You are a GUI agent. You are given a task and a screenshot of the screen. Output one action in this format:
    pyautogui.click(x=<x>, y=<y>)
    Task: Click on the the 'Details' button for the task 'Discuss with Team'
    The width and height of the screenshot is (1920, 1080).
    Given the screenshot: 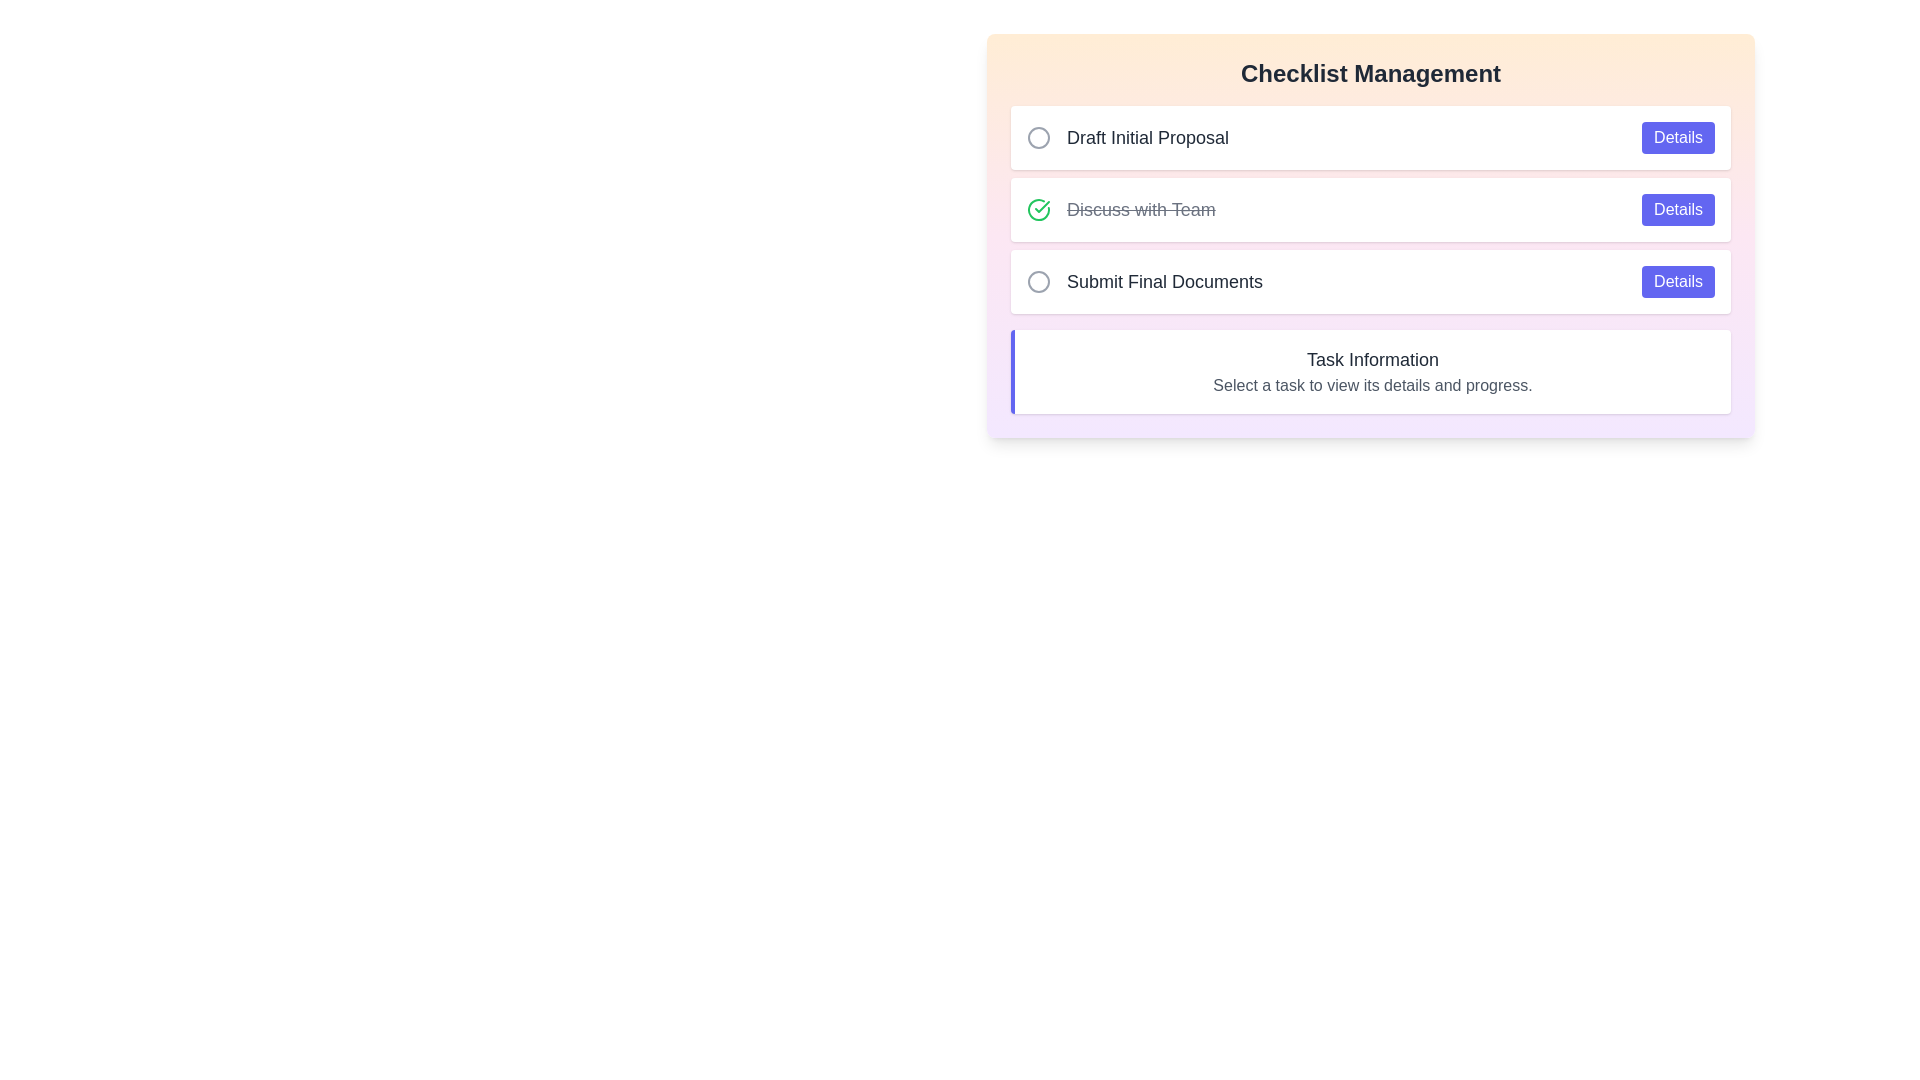 What is the action you would take?
    pyautogui.click(x=1678, y=209)
    